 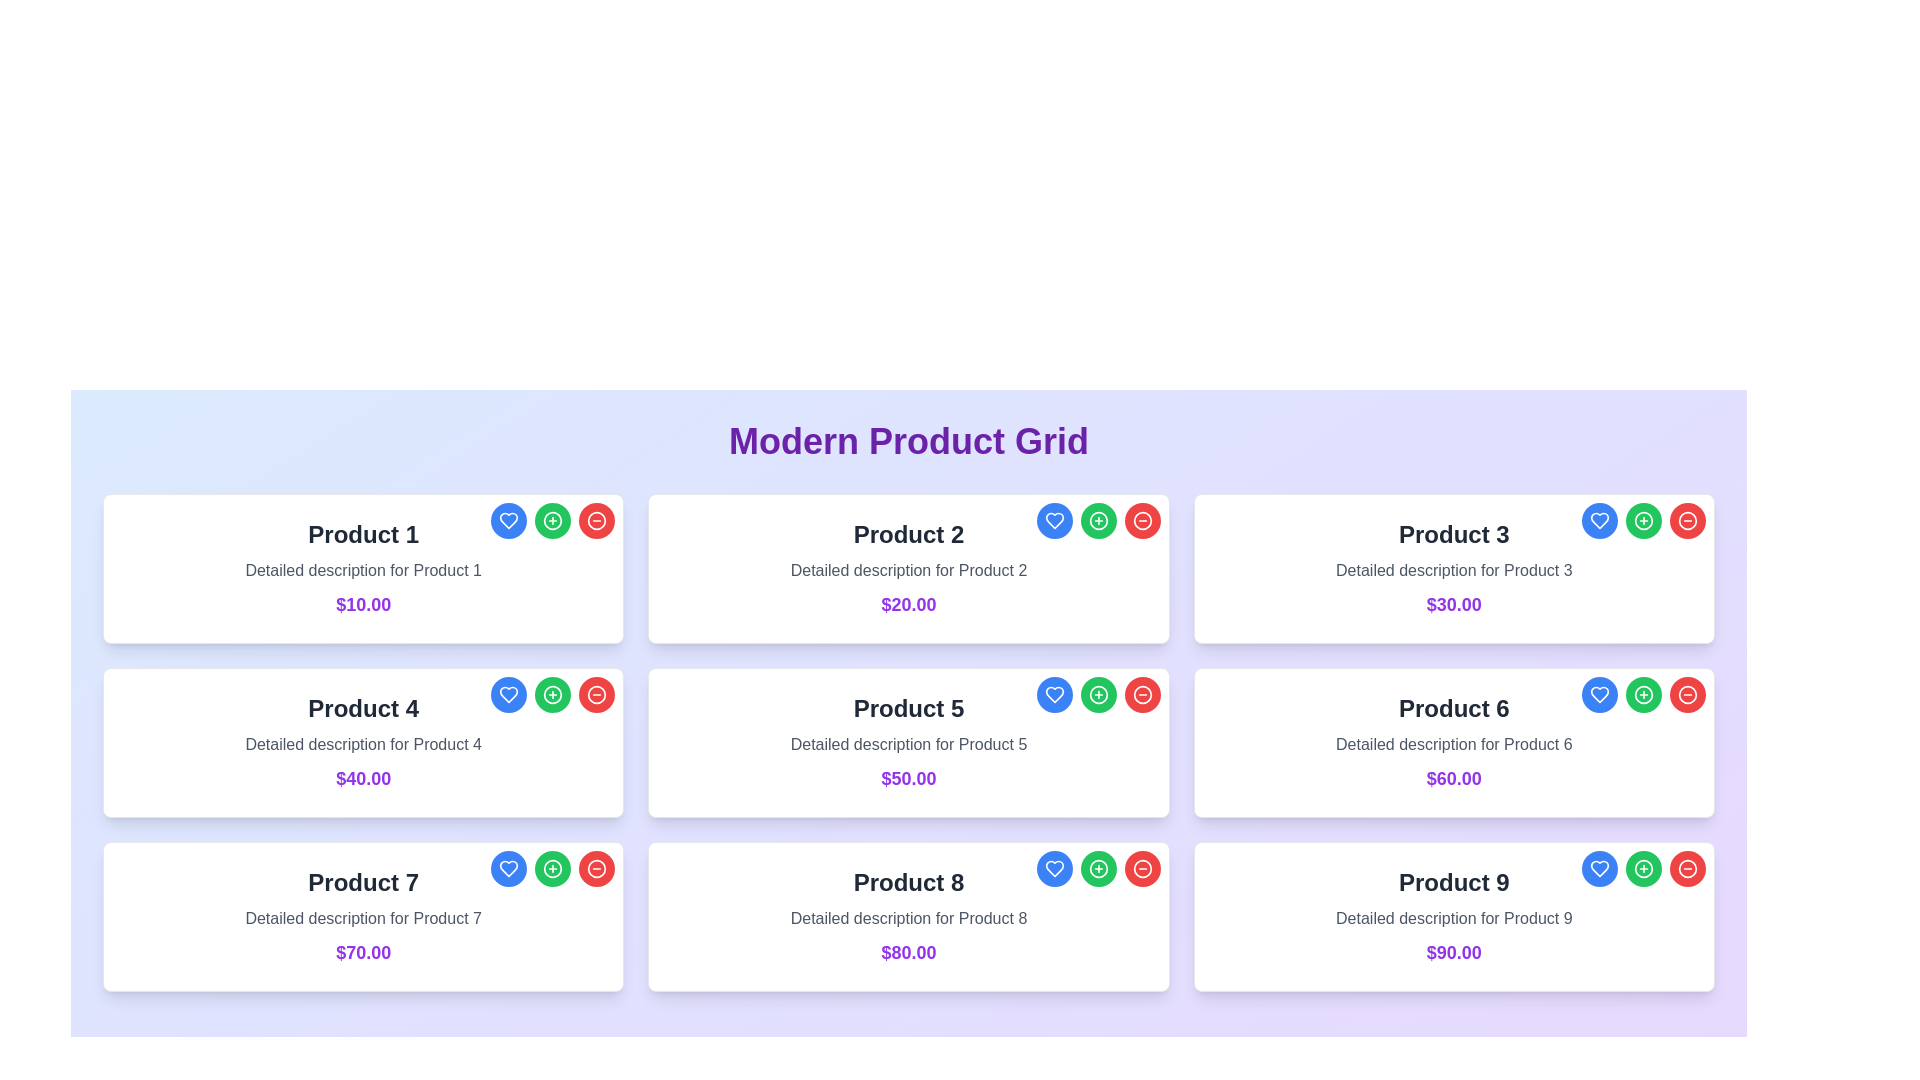 What do you see at coordinates (363, 604) in the screenshot?
I see `price label located in the card for 'Product 1', which is positioned below the product name and description in the first column and first row of the grid layout` at bounding box center [363, 604].